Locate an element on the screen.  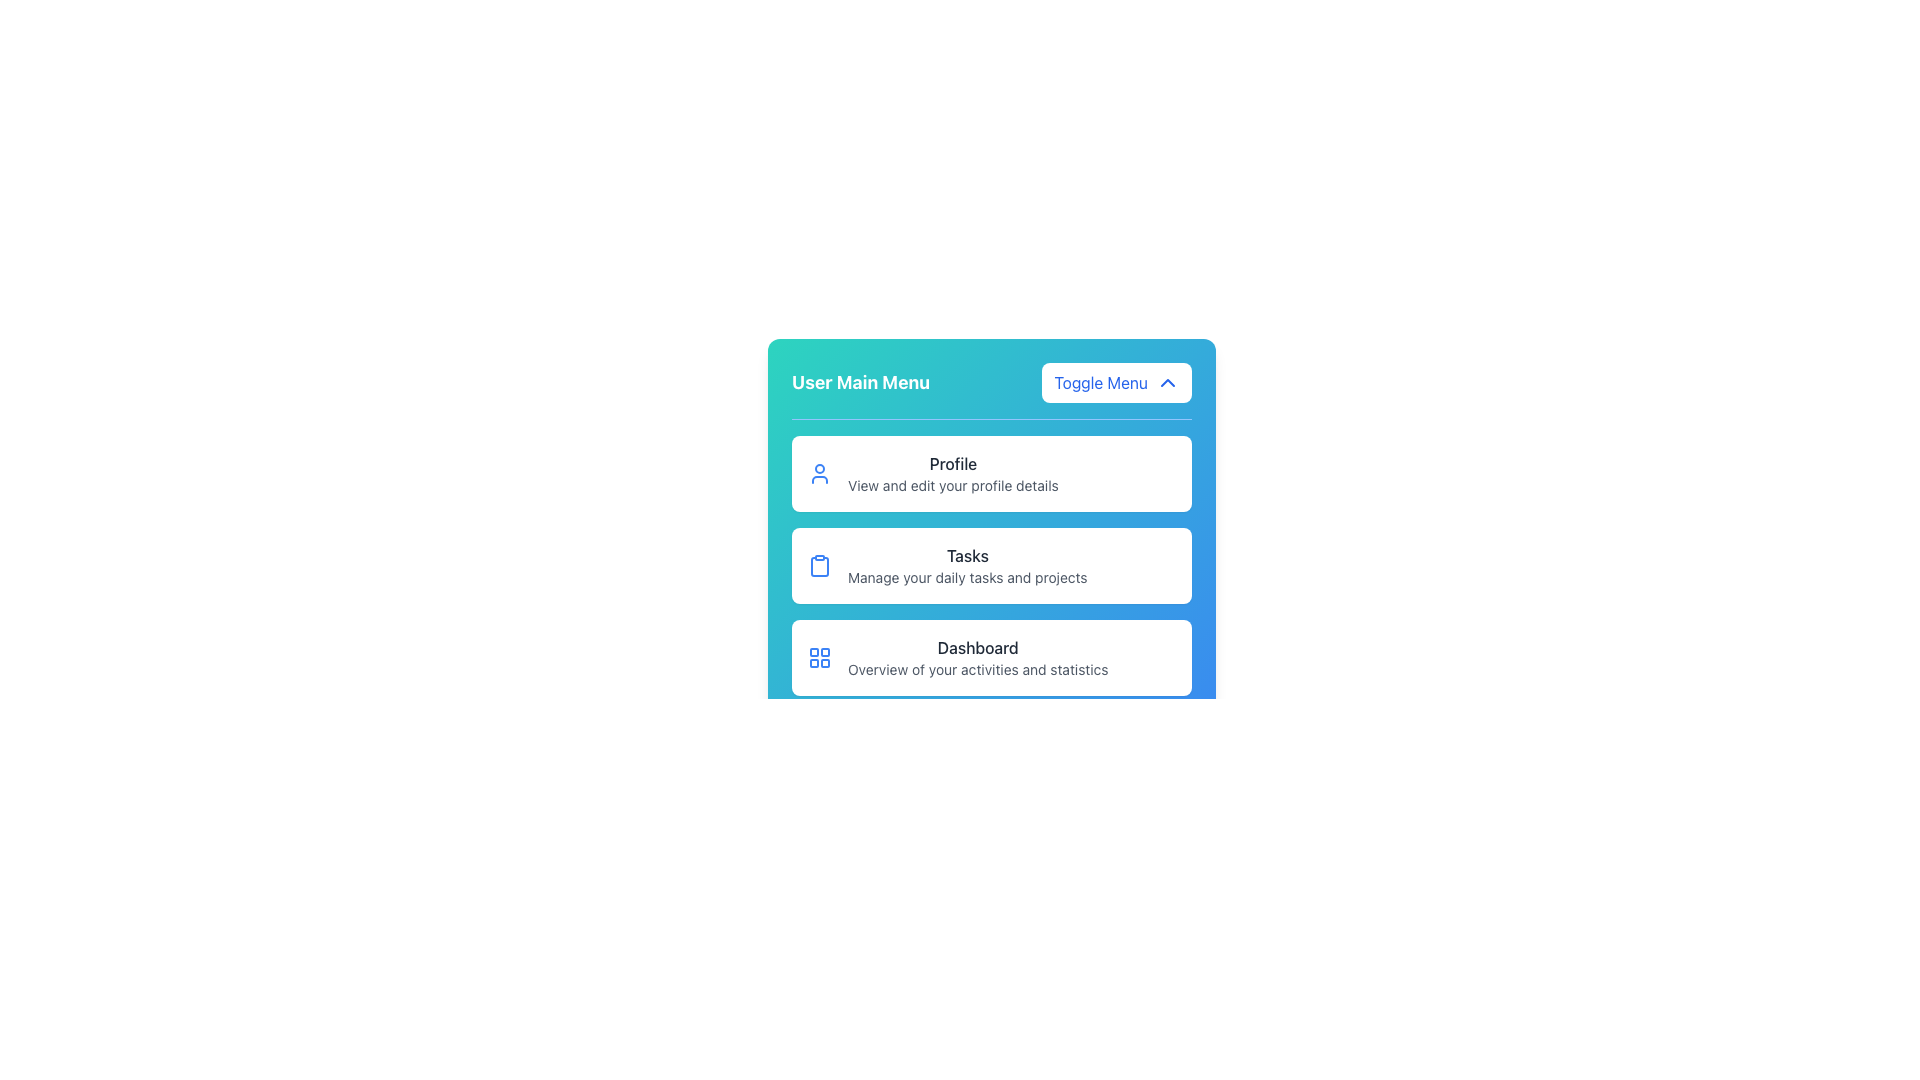
the Chevron Icon located on the right side of the 'Toggle Menu' button is located at coordinates (1167, 382).